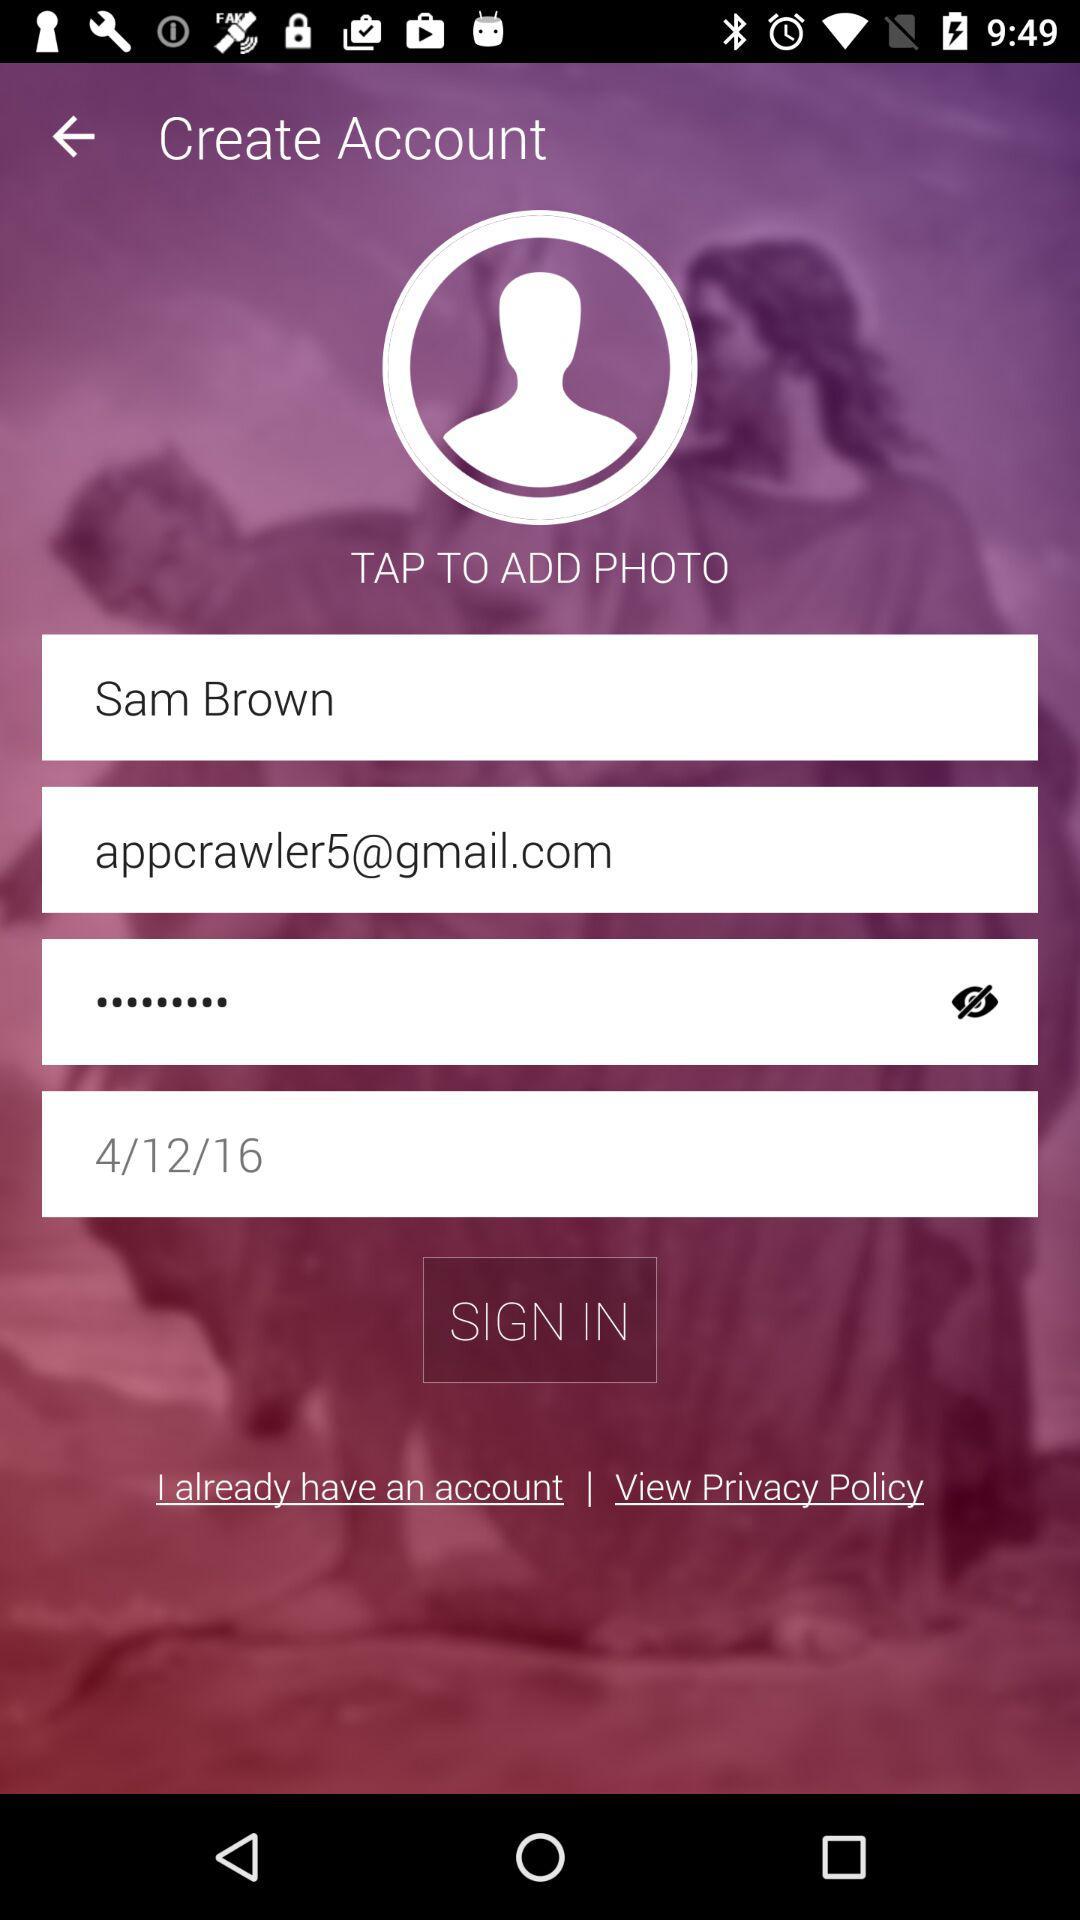 The image size is (1080, 1920). Describe the element at coordinates (540, 849) in the screenshot. I see `appcrawler5@gmail.com` at that location.